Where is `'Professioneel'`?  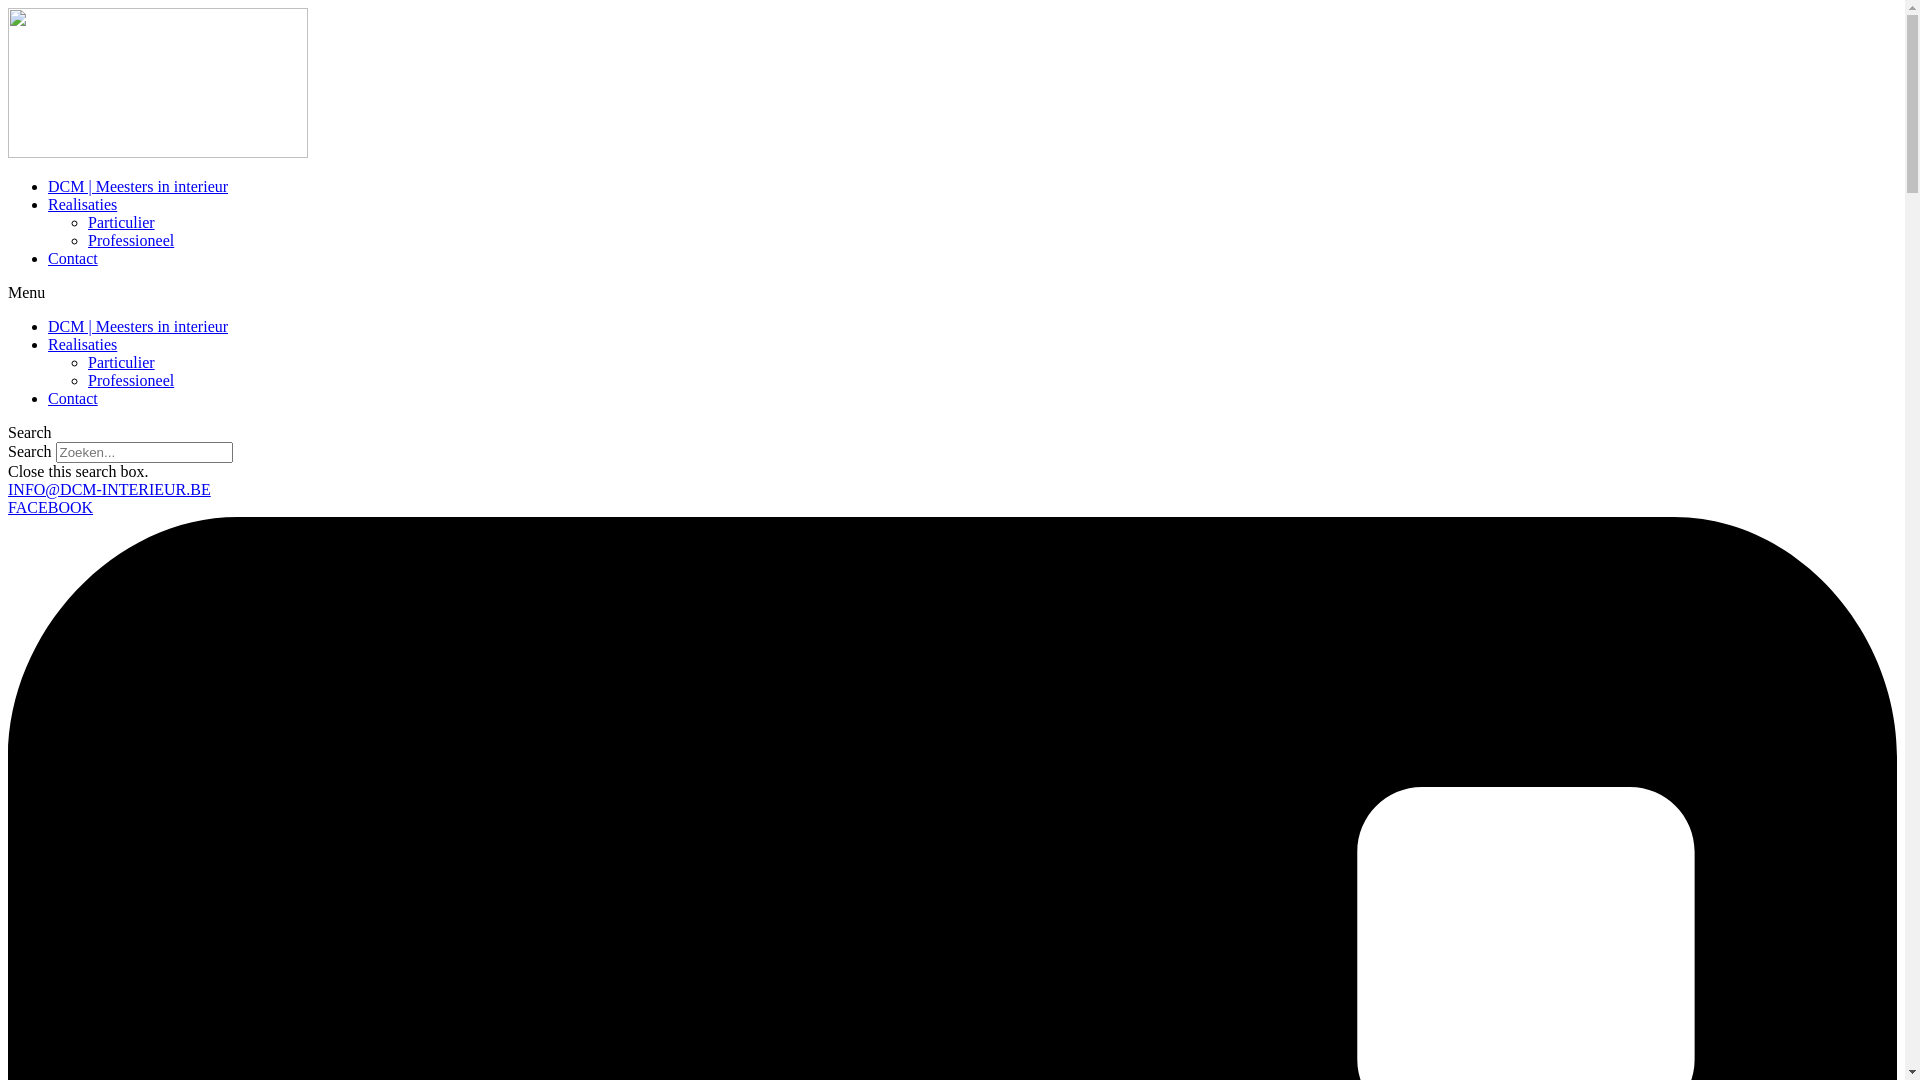
'Professioneel' is located at coordinates (129, 380).